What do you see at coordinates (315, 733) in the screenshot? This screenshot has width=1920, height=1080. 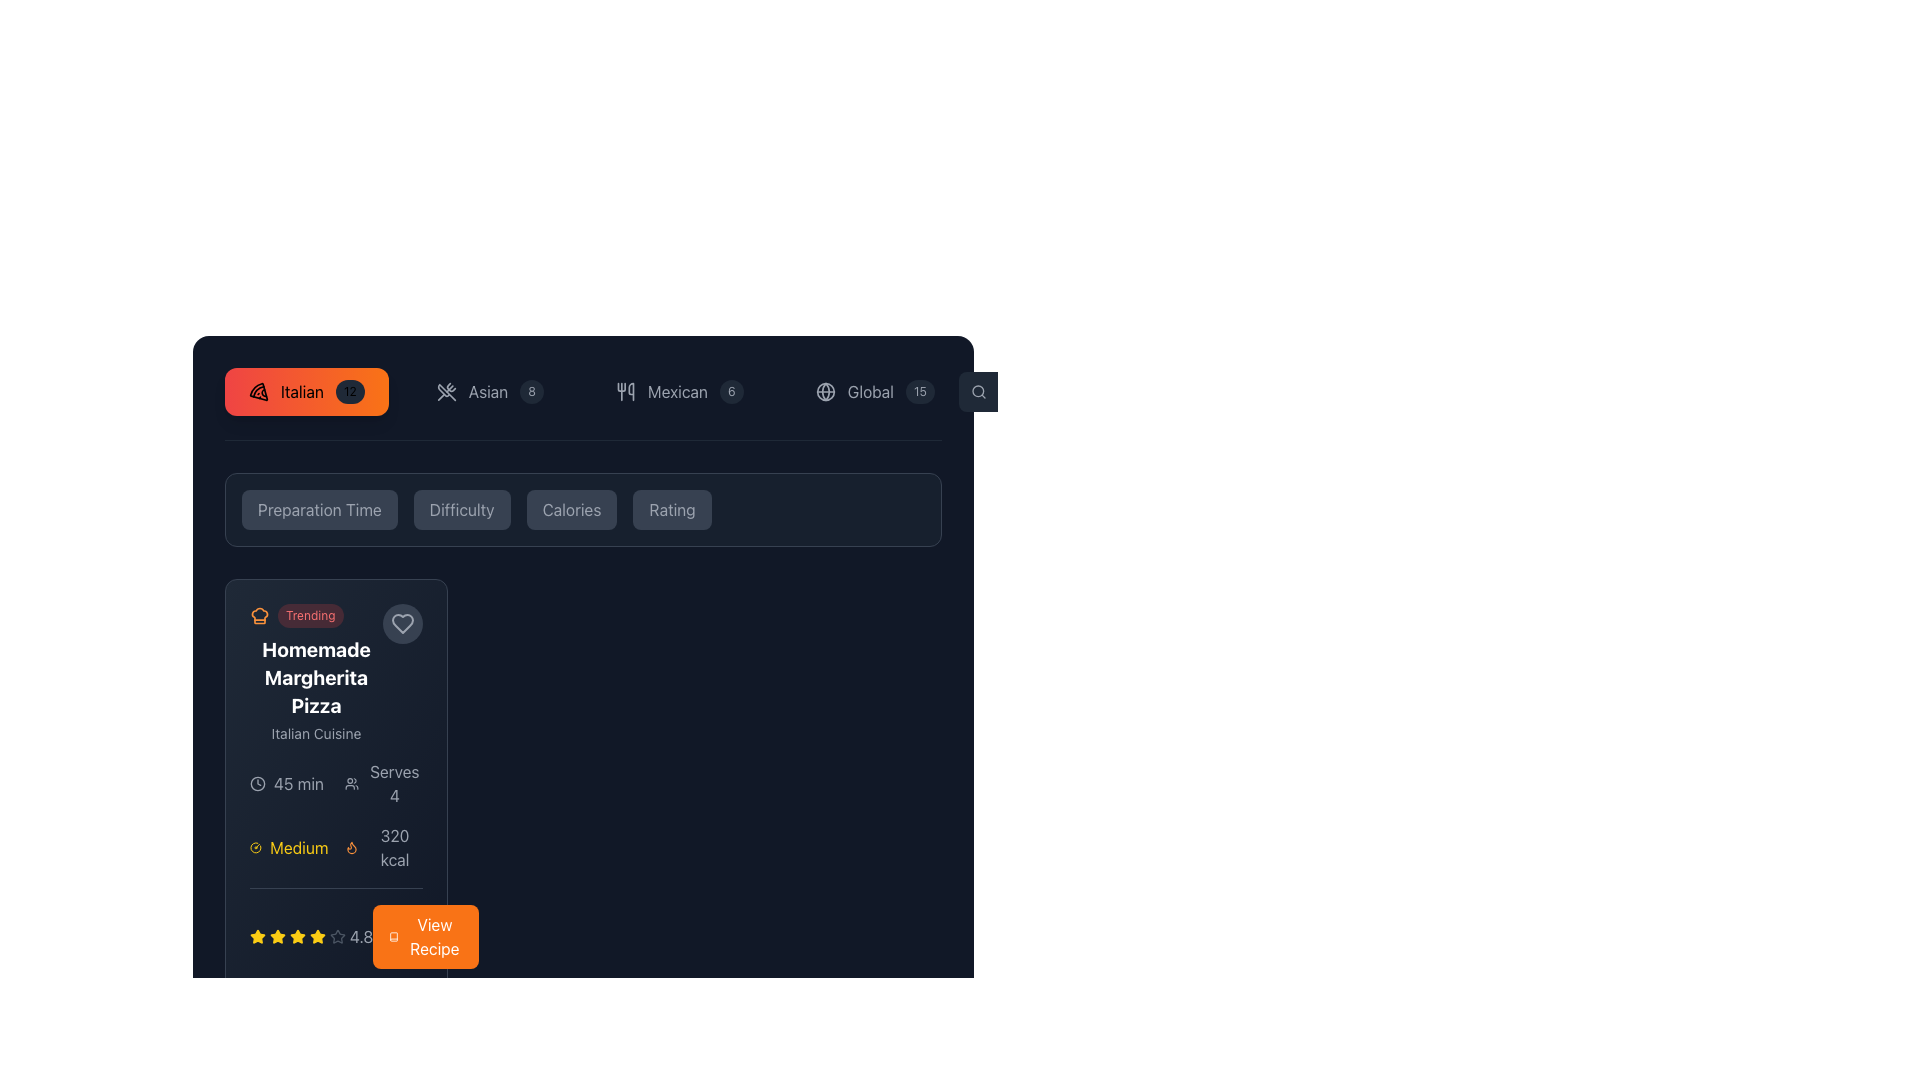 I see `the text label indicating Italian cuisine, which is positioned at the bottom of the card beneath the title 'Homemade Margherita Pizza'` at bounding box center [315, 733].